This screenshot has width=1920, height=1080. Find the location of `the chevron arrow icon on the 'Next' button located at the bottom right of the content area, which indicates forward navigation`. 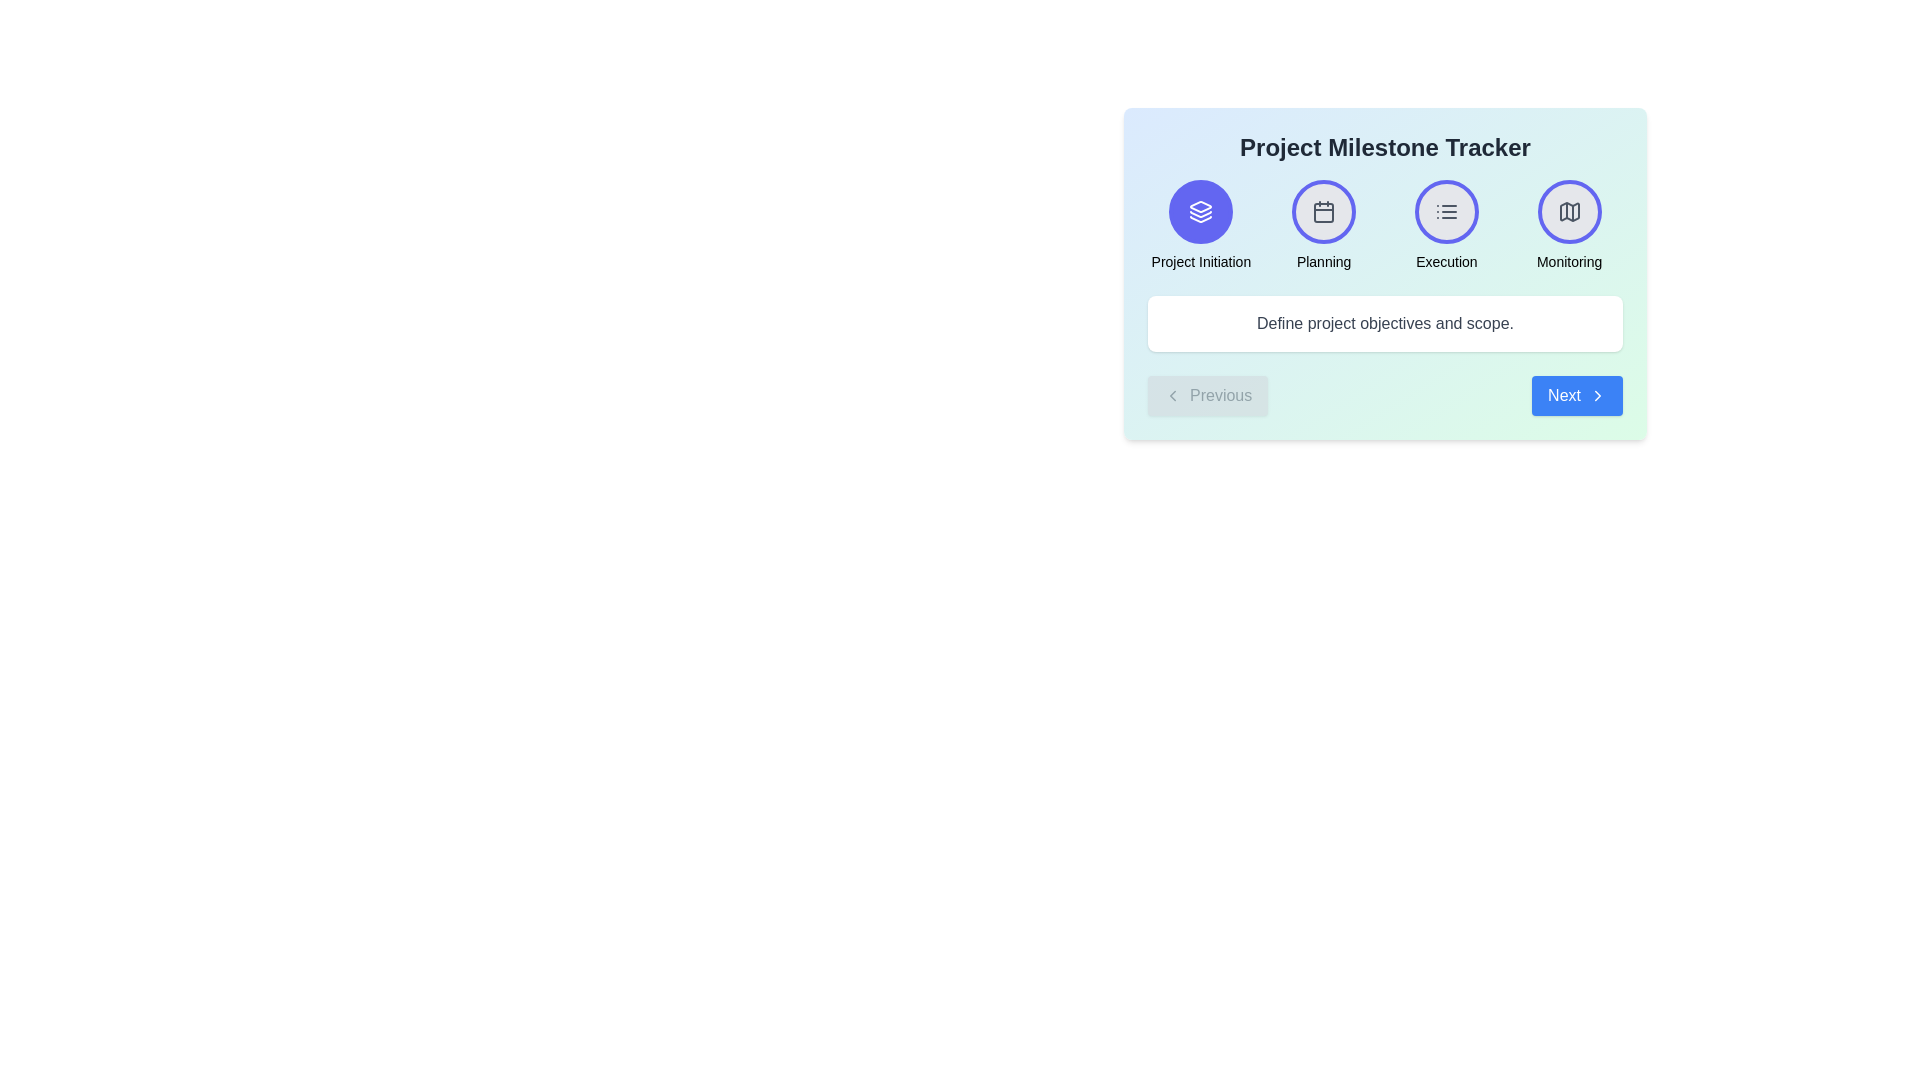

the chevron arrow icon on the 'Next' button located at the bottom right of the content area, which indicates forward navigation is located at coordinates (1597, 396).